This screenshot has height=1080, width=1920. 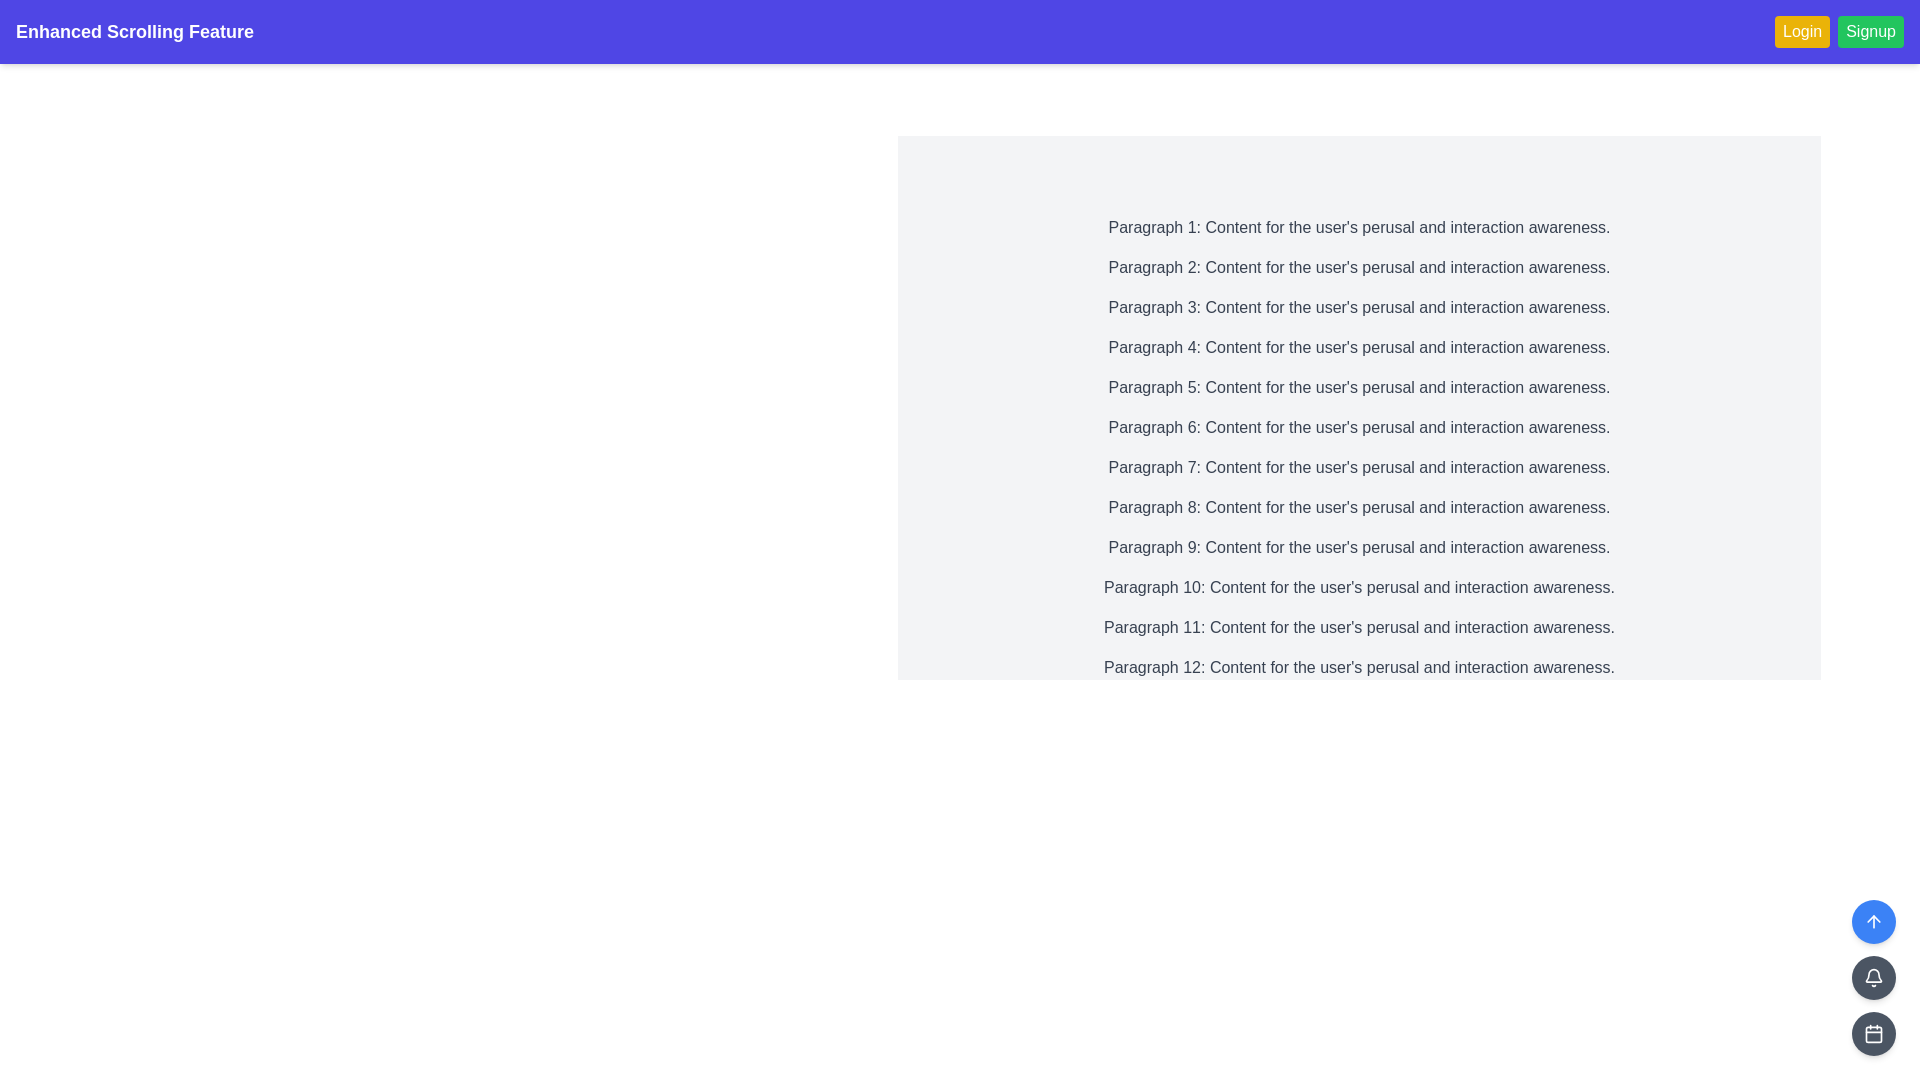 What do you see at coordinates (1359, 427) in the screenshot?
I see `the 6th item in a sequential list of paragraphs, which displays textual content for informational purposes, located centrally between Paragraph 5 and Paragraph 7` at bounding box center [1359, 427].